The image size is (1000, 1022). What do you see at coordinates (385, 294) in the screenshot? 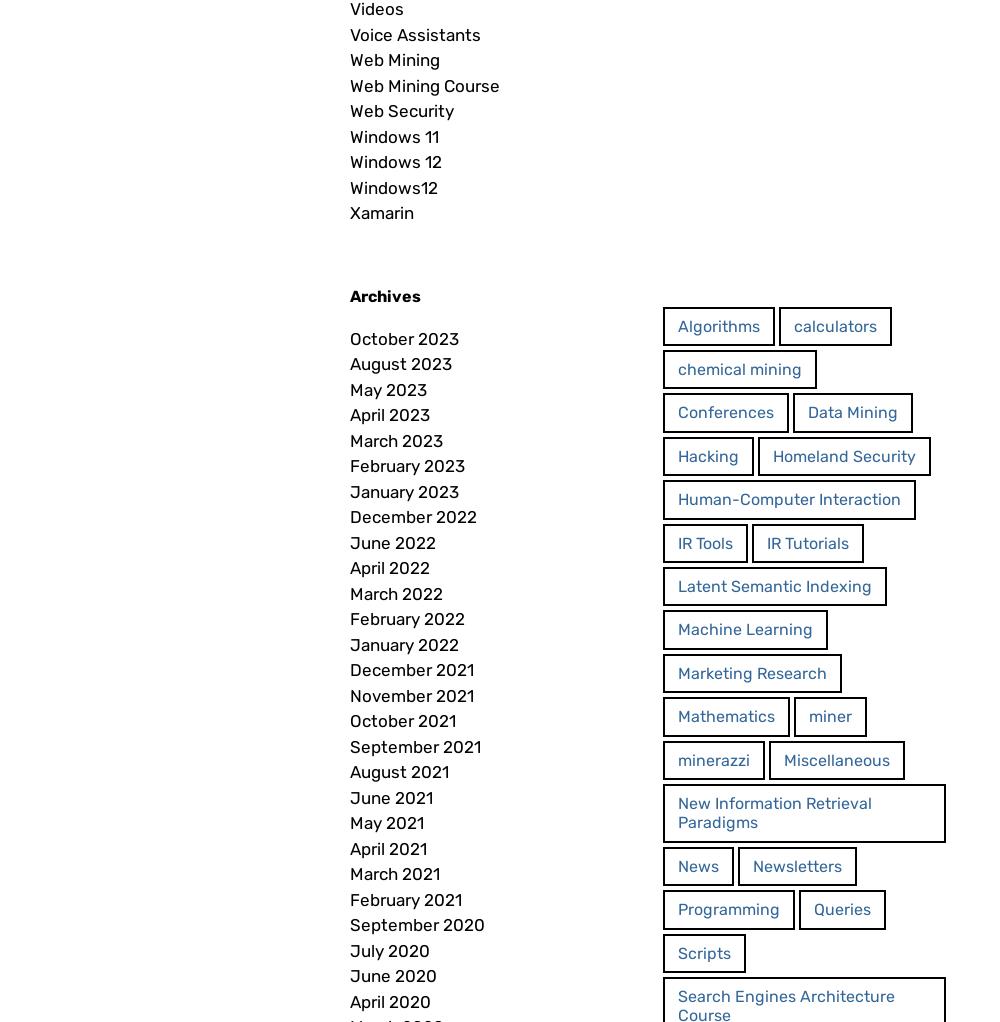
I see `'Archives'` at bounding box center [385, 294].